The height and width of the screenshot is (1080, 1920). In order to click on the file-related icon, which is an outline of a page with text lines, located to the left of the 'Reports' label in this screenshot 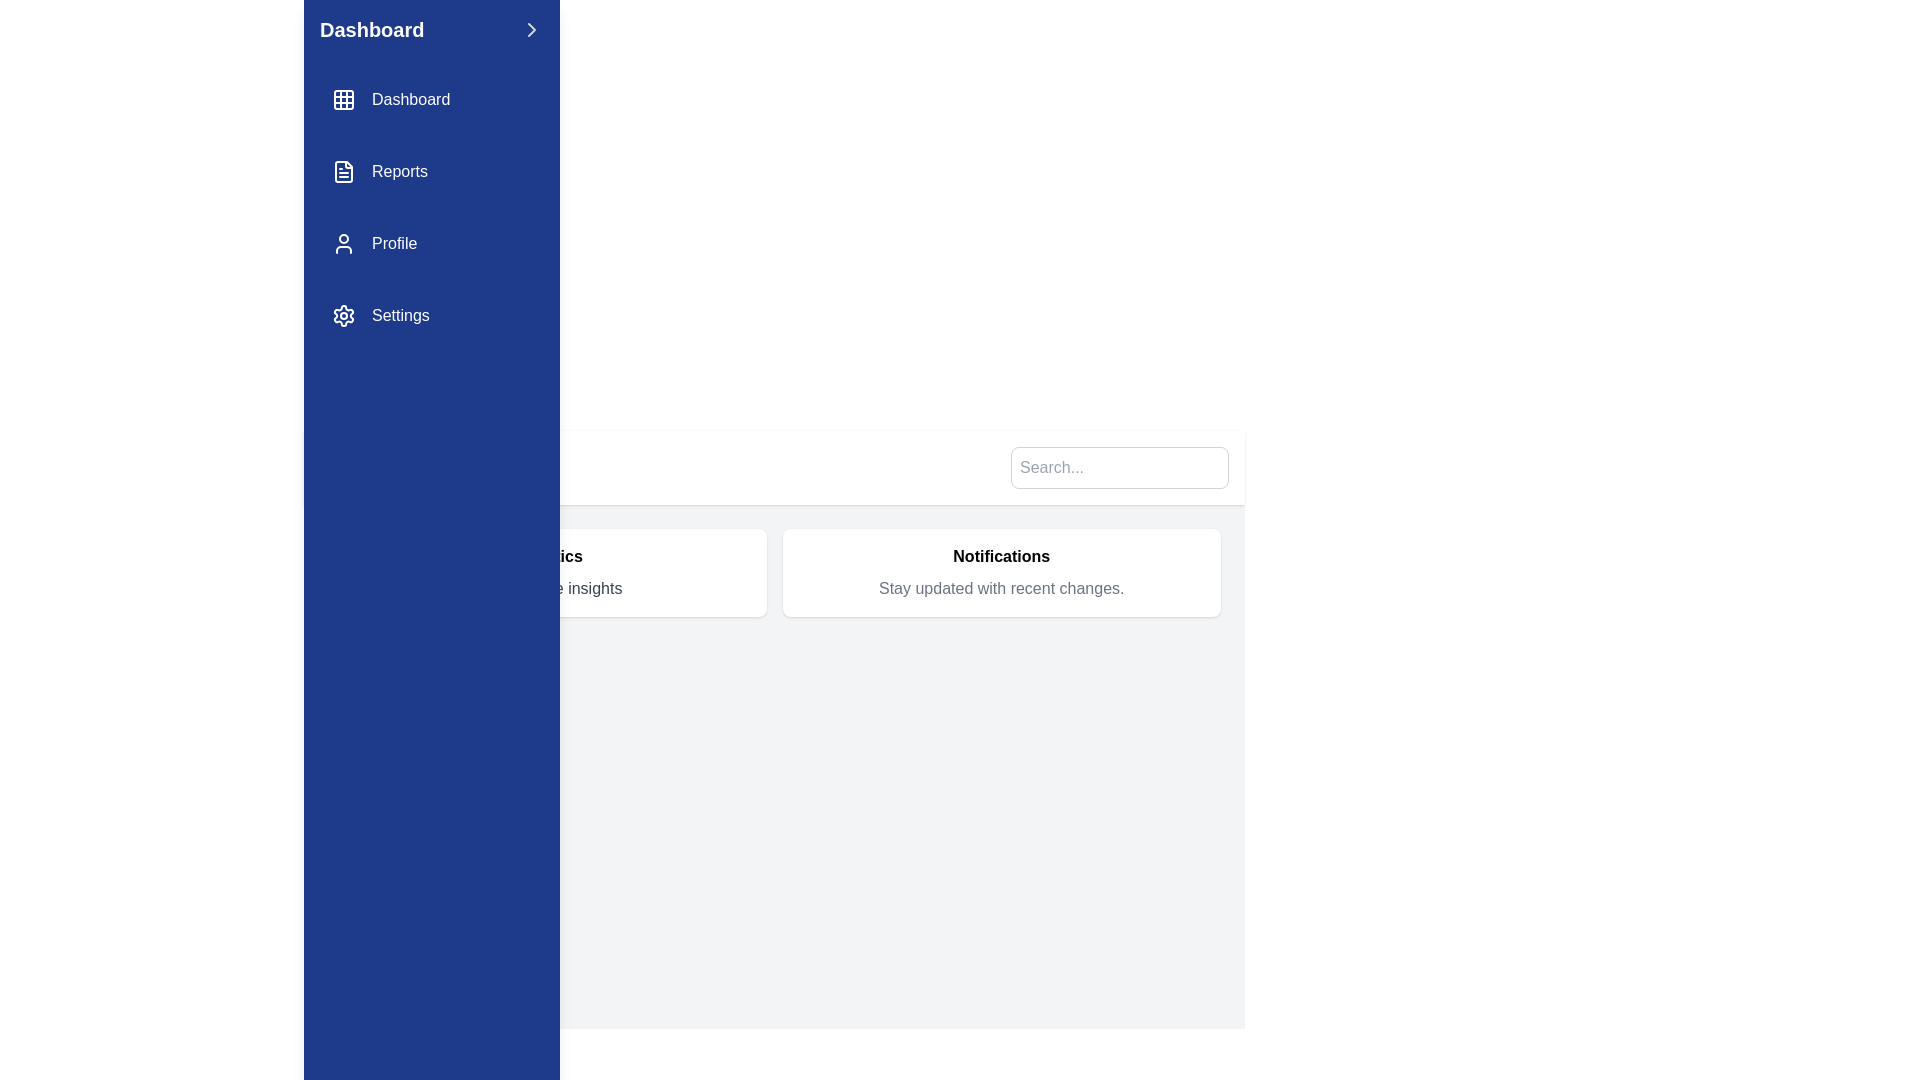, I will do `click(344, 171)`.